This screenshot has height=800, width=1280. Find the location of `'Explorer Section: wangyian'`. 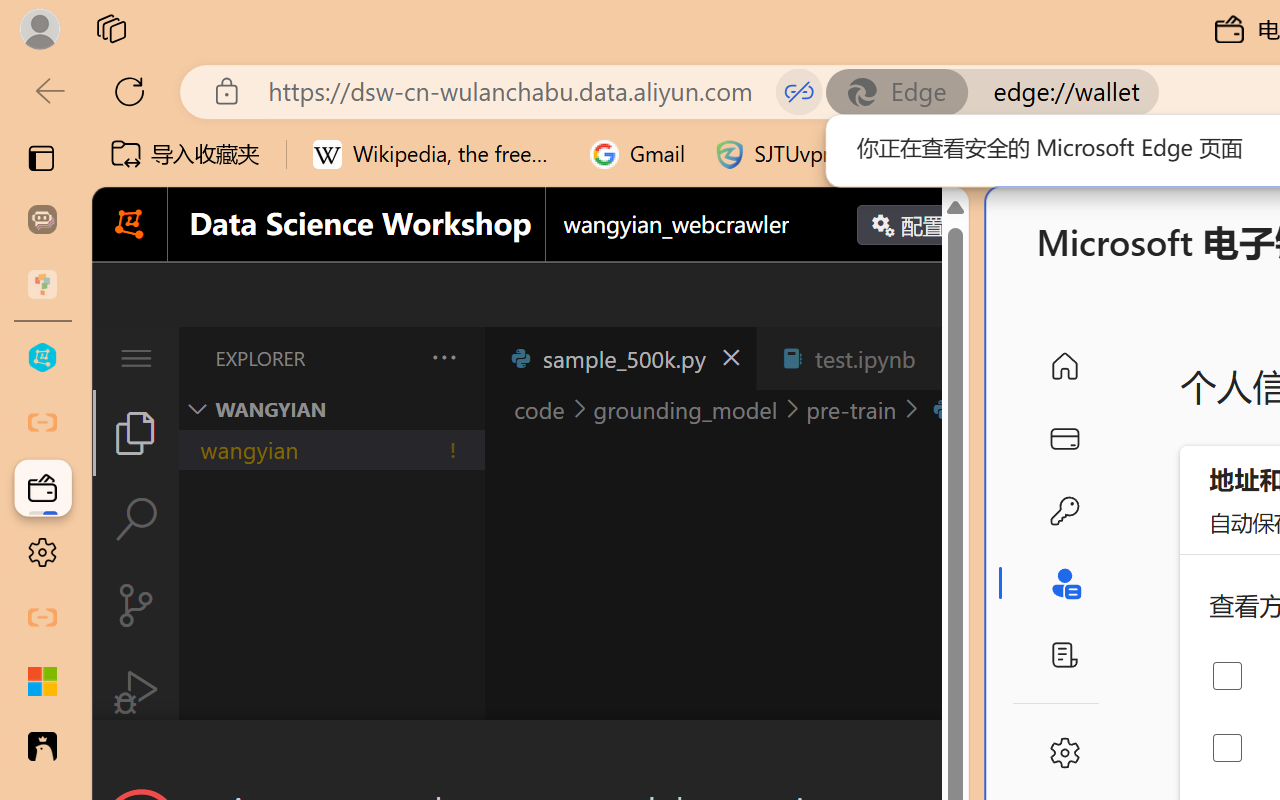

'Explorer Section: wangyian' is located at coordinates (331, 409).